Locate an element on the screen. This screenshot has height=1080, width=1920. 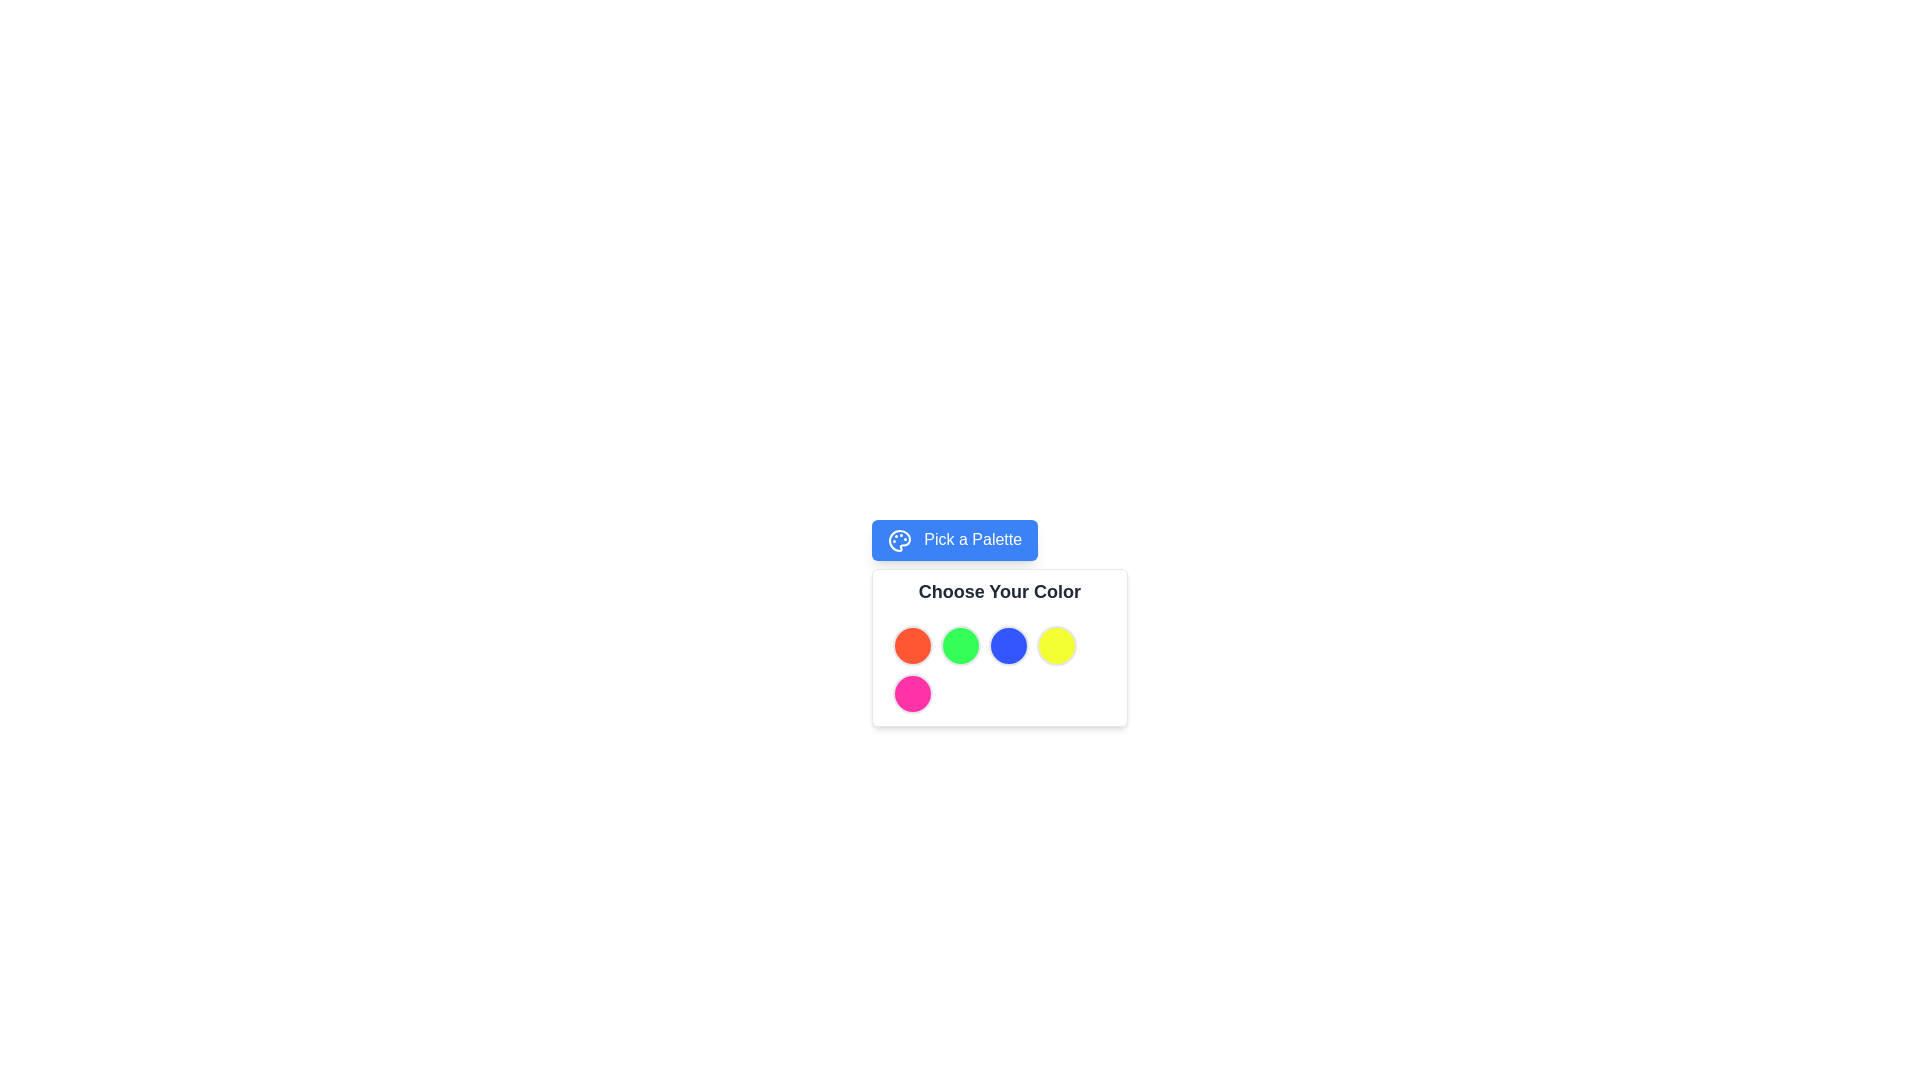
the button with a blue background and white text 'Pick a Palette' is located at coordinates (954, 540).